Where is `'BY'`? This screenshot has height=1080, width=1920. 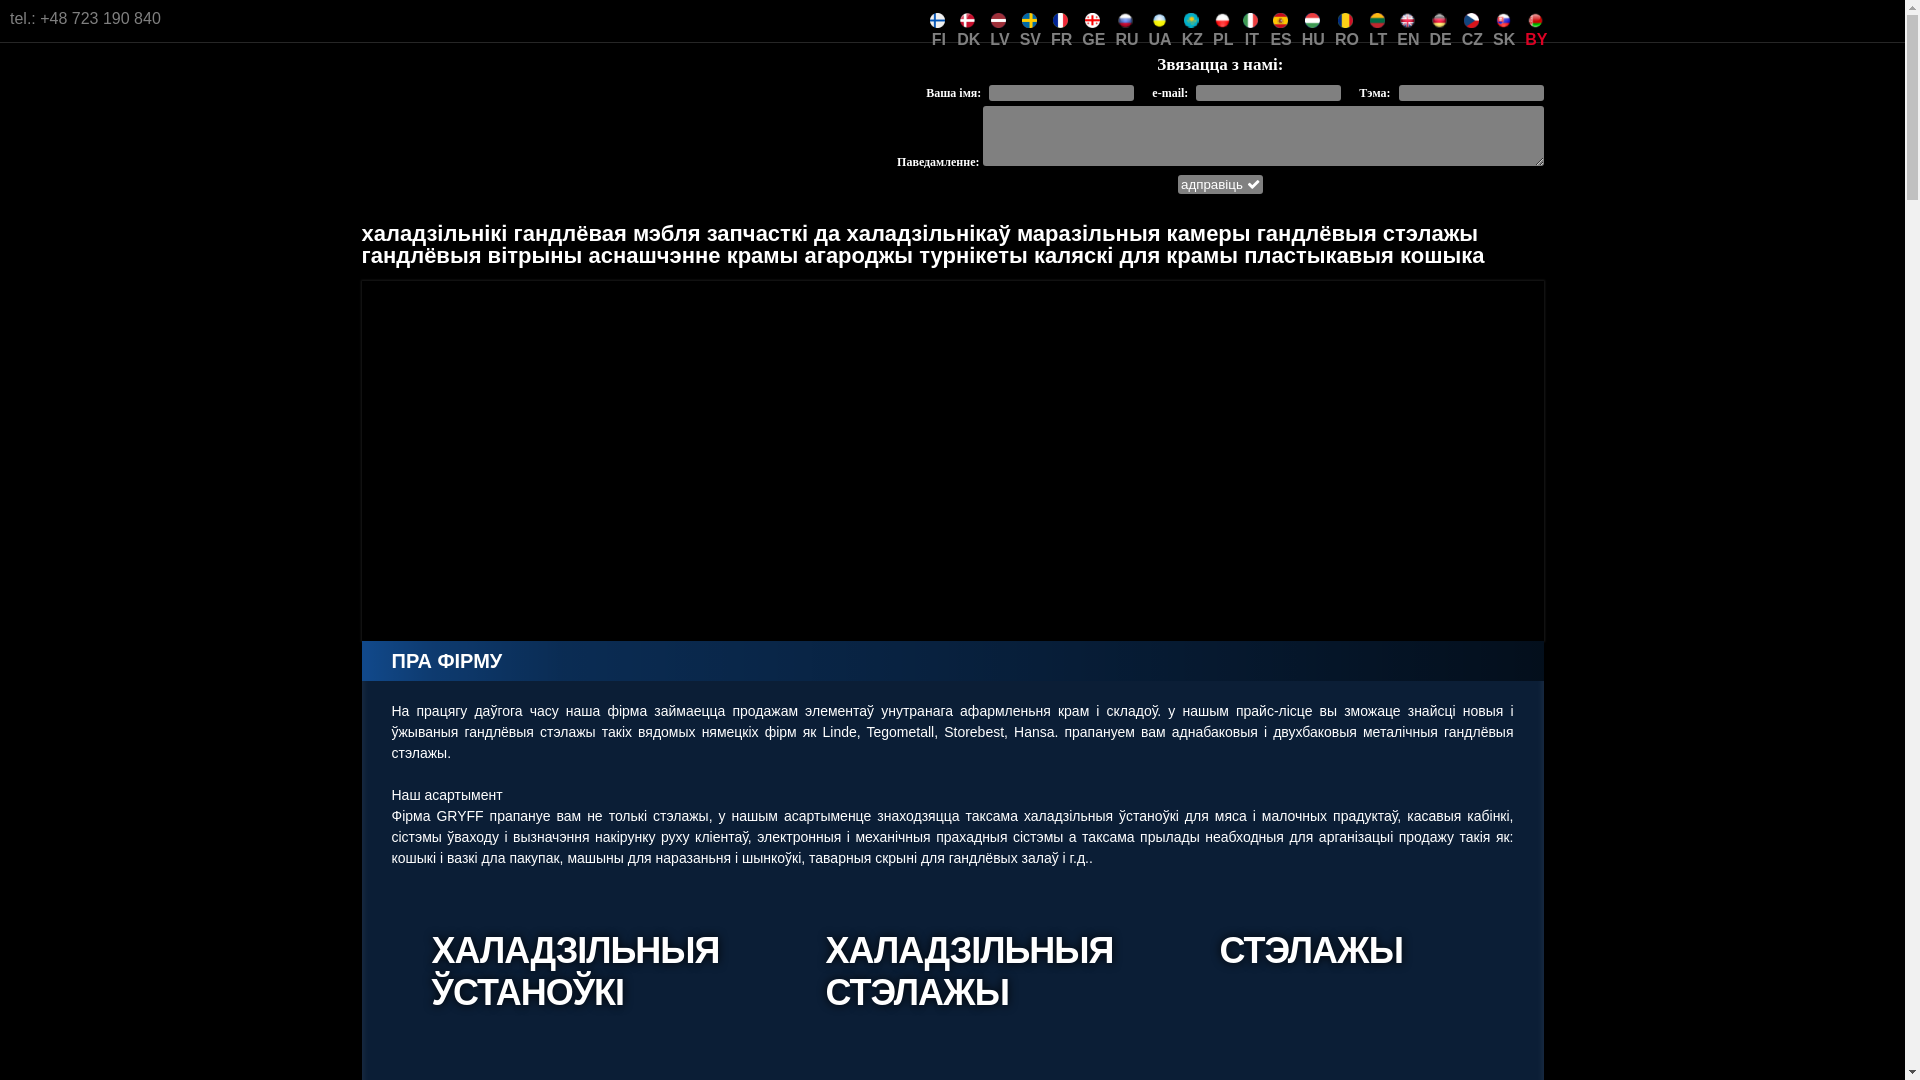 'BY' is located at coordinates (1535, 19).